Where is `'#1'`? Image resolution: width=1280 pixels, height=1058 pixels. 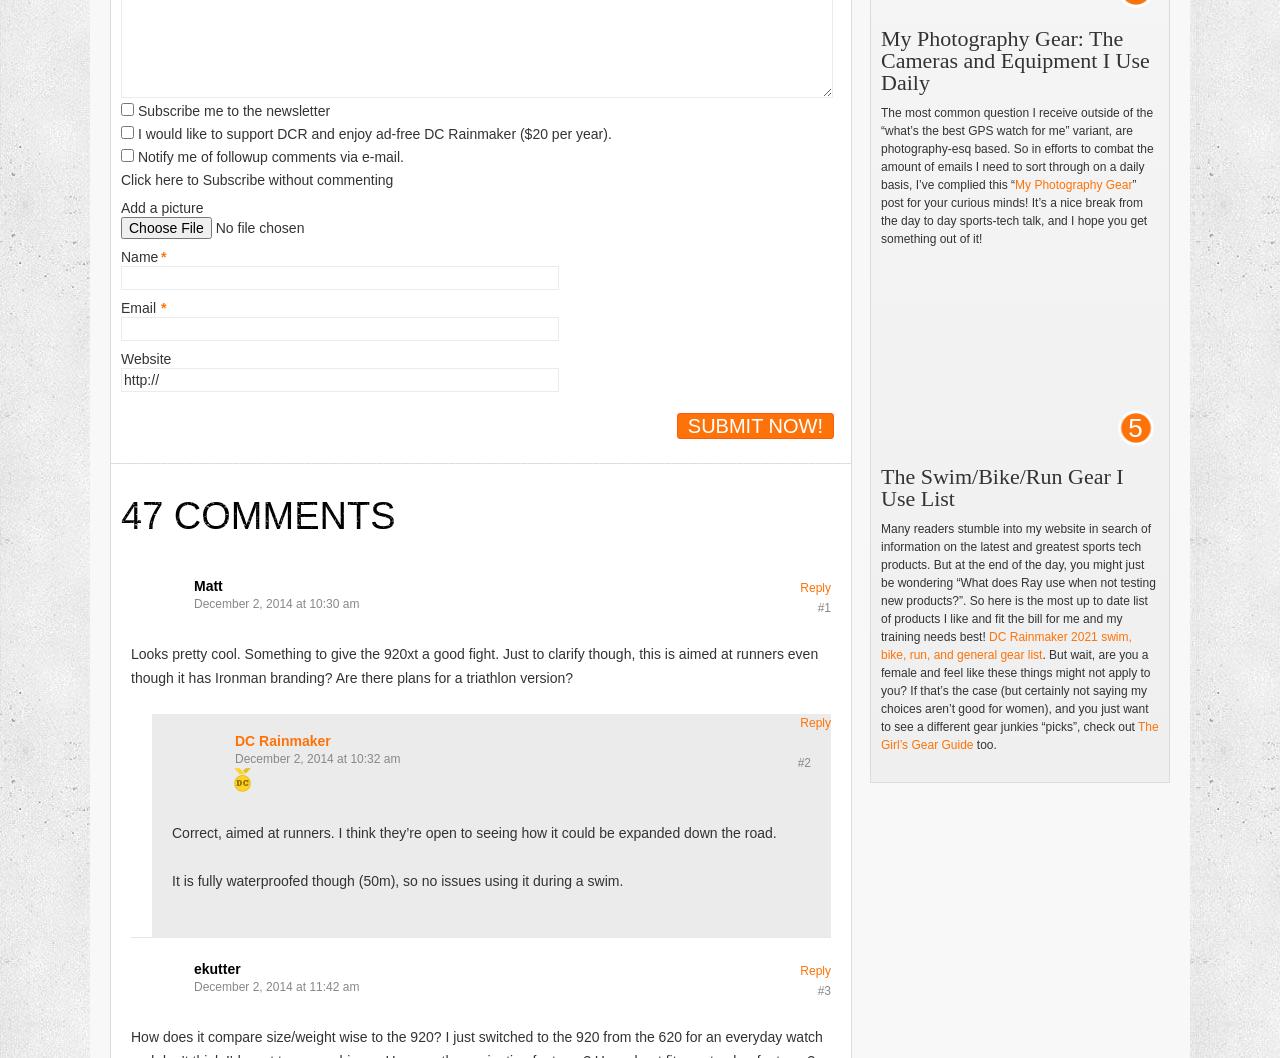 '#1' is located at coordinates (817, 606).